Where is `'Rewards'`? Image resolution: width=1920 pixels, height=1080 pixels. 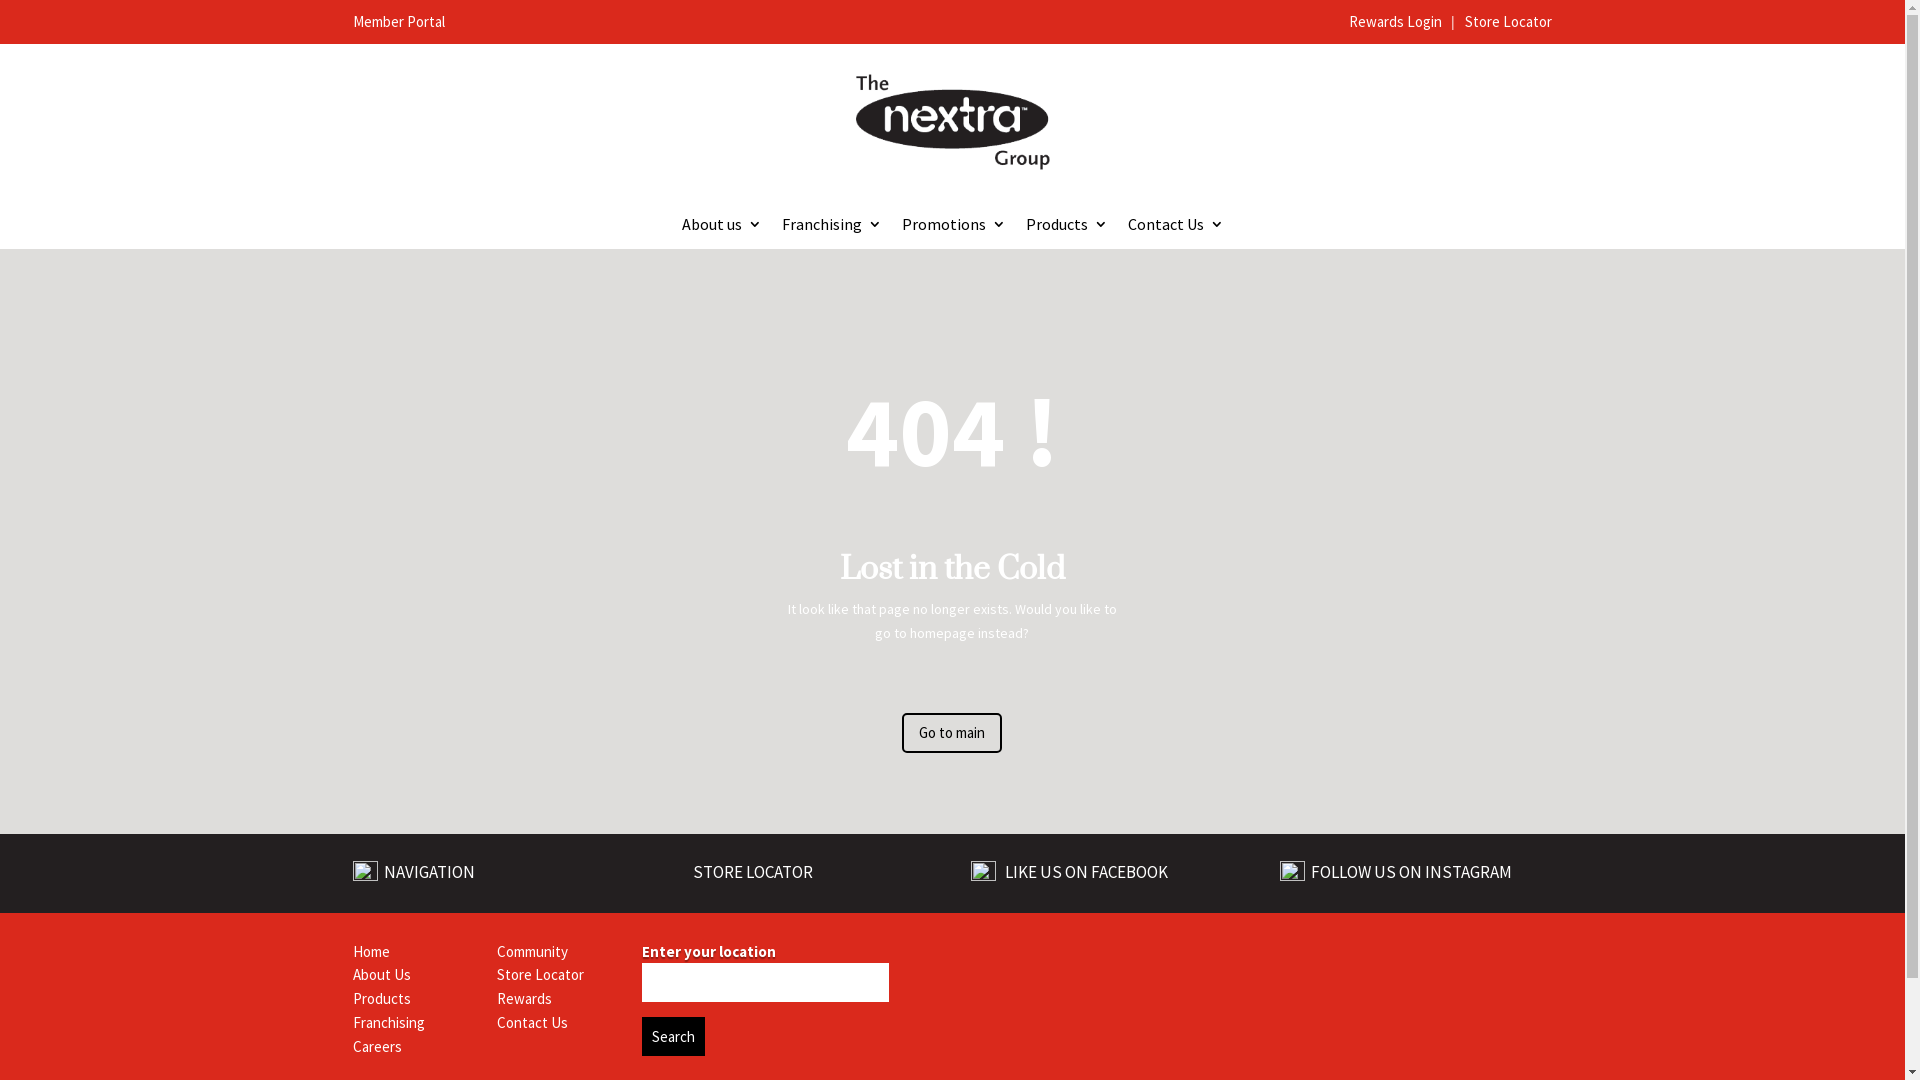
'Rewards' is located at coordinates (524, 998).